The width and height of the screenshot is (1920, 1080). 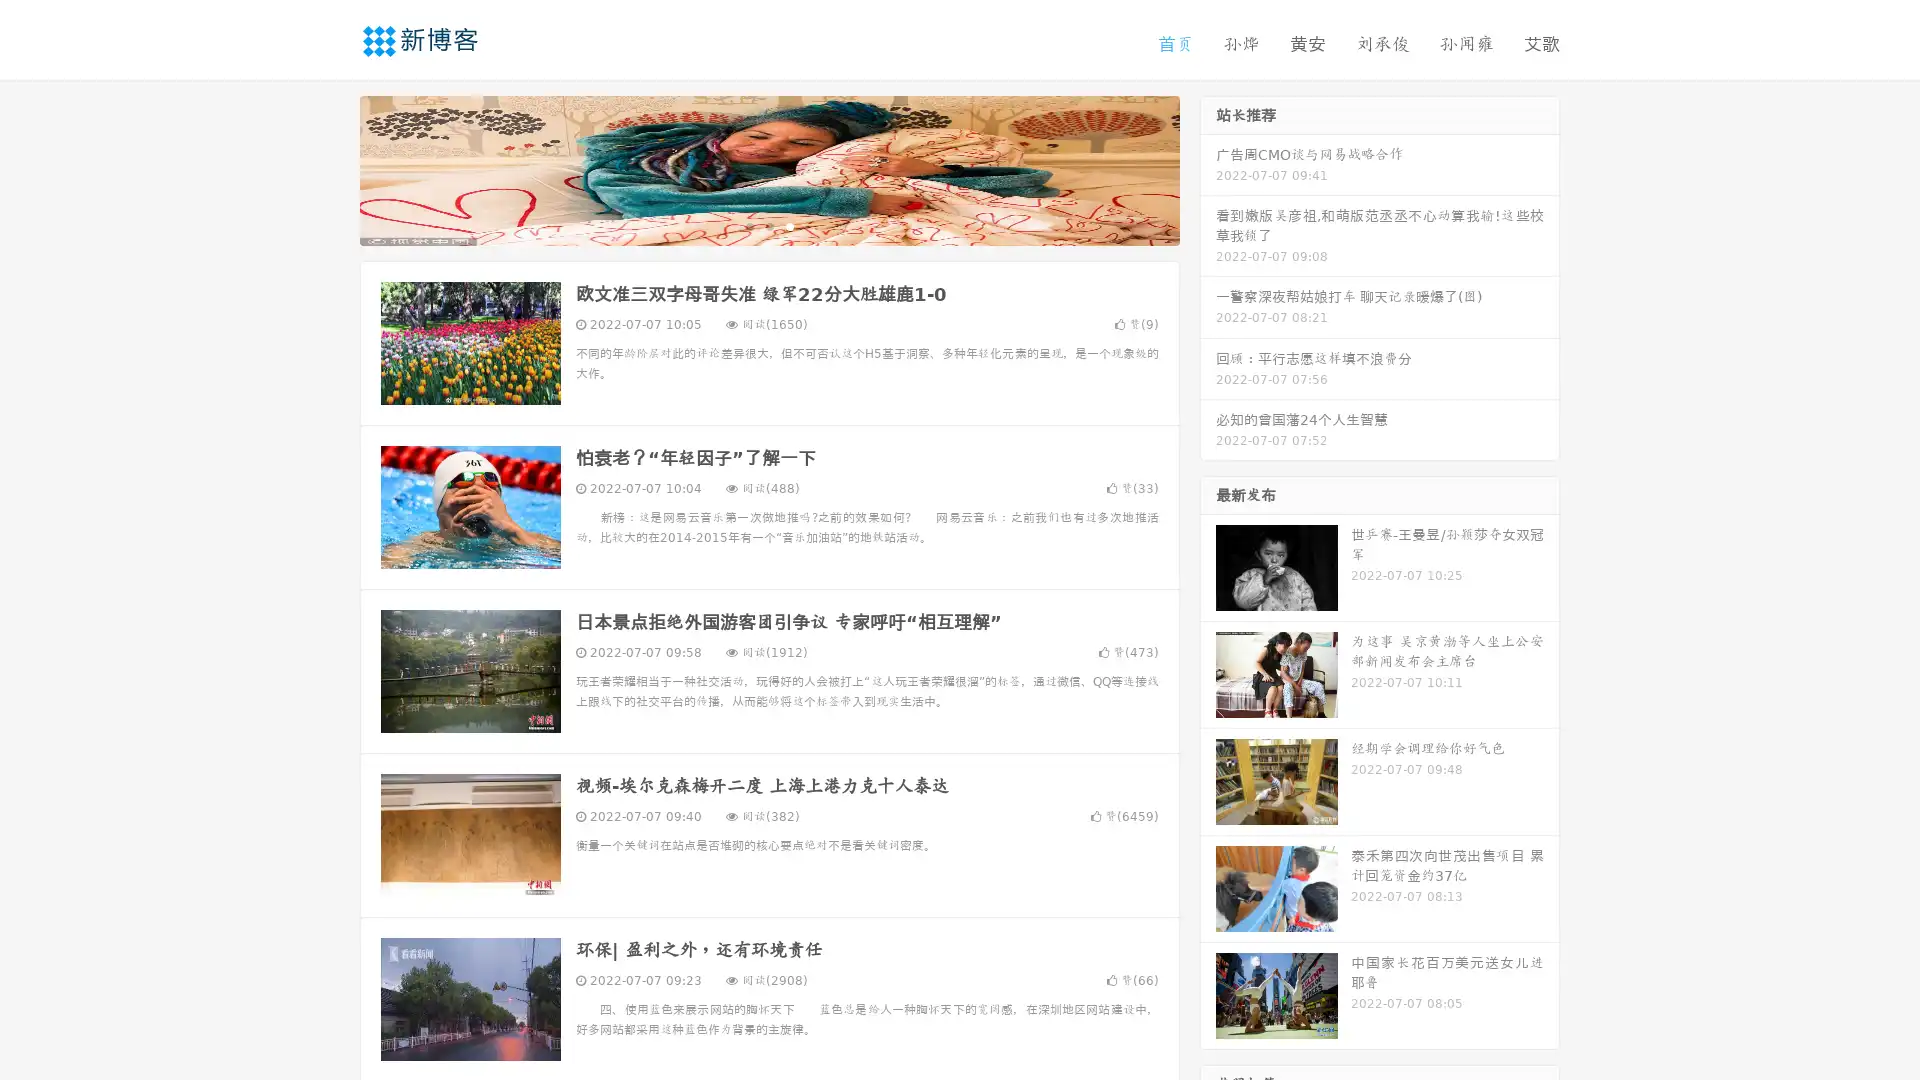 I want to click on Go to slide 1, so click(x=748, y=225).